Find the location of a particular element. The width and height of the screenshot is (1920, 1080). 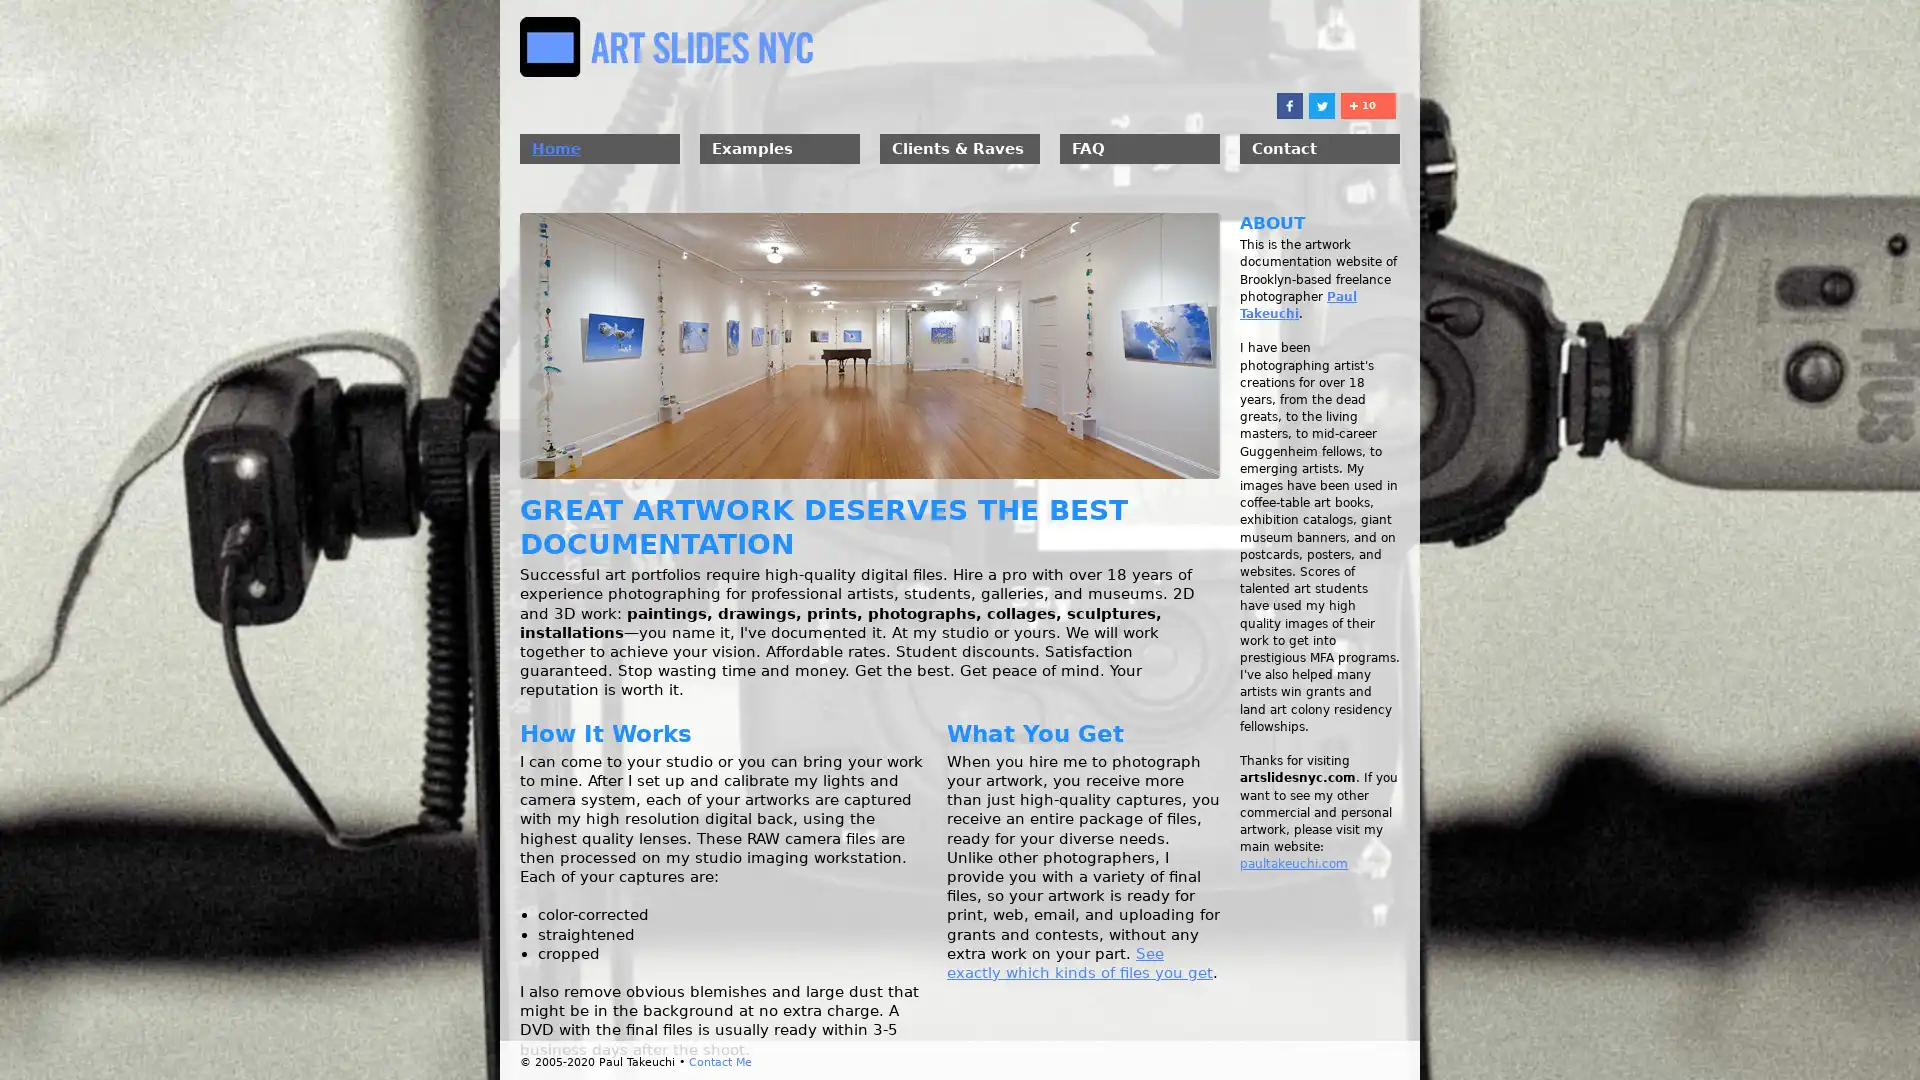

Share to More 10 is located at coordinates (1369, 104).